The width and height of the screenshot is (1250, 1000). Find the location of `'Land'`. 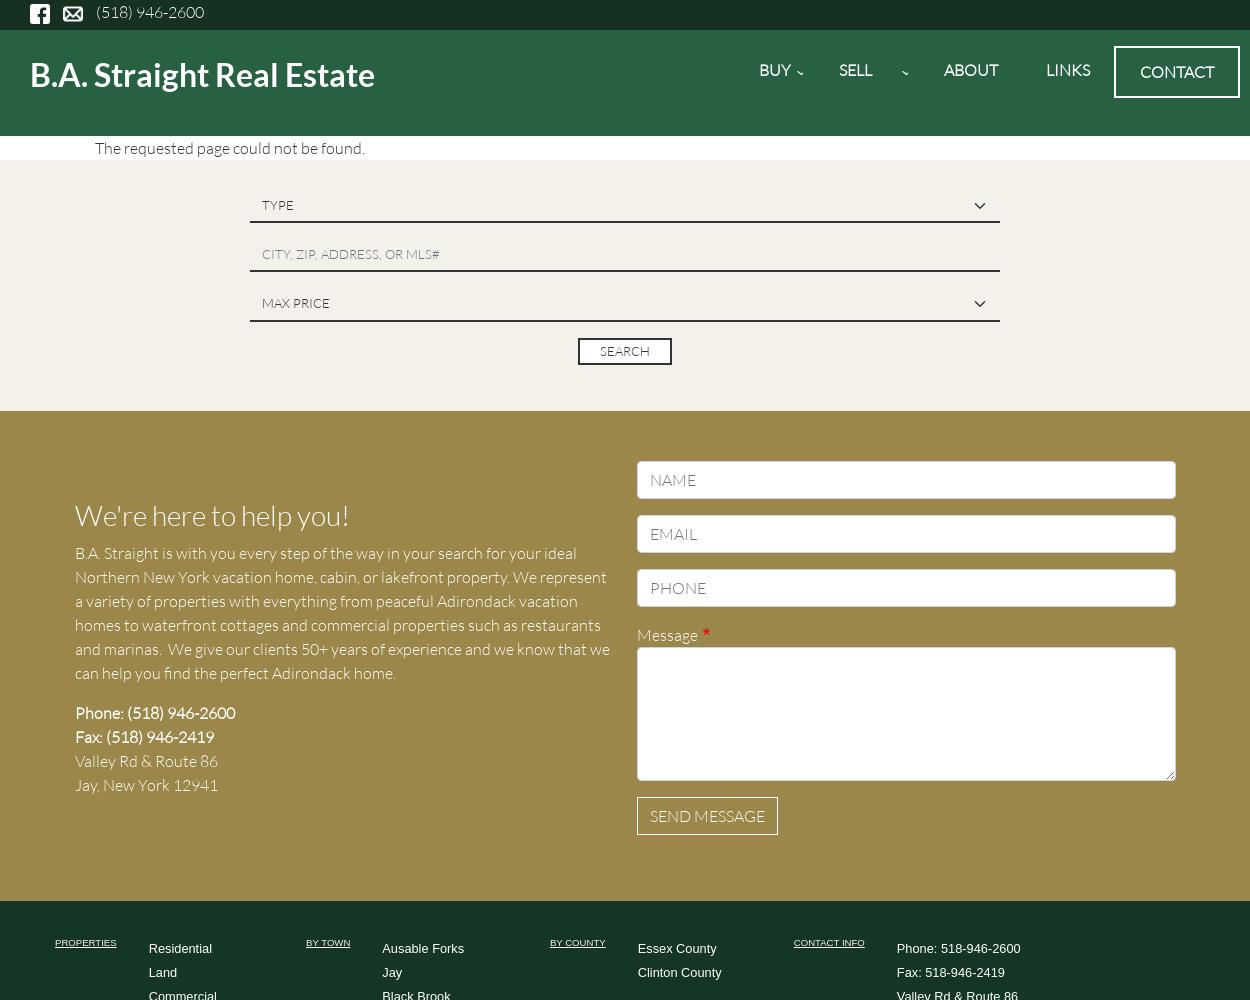

'Land' is located at coordinates (162, 971).